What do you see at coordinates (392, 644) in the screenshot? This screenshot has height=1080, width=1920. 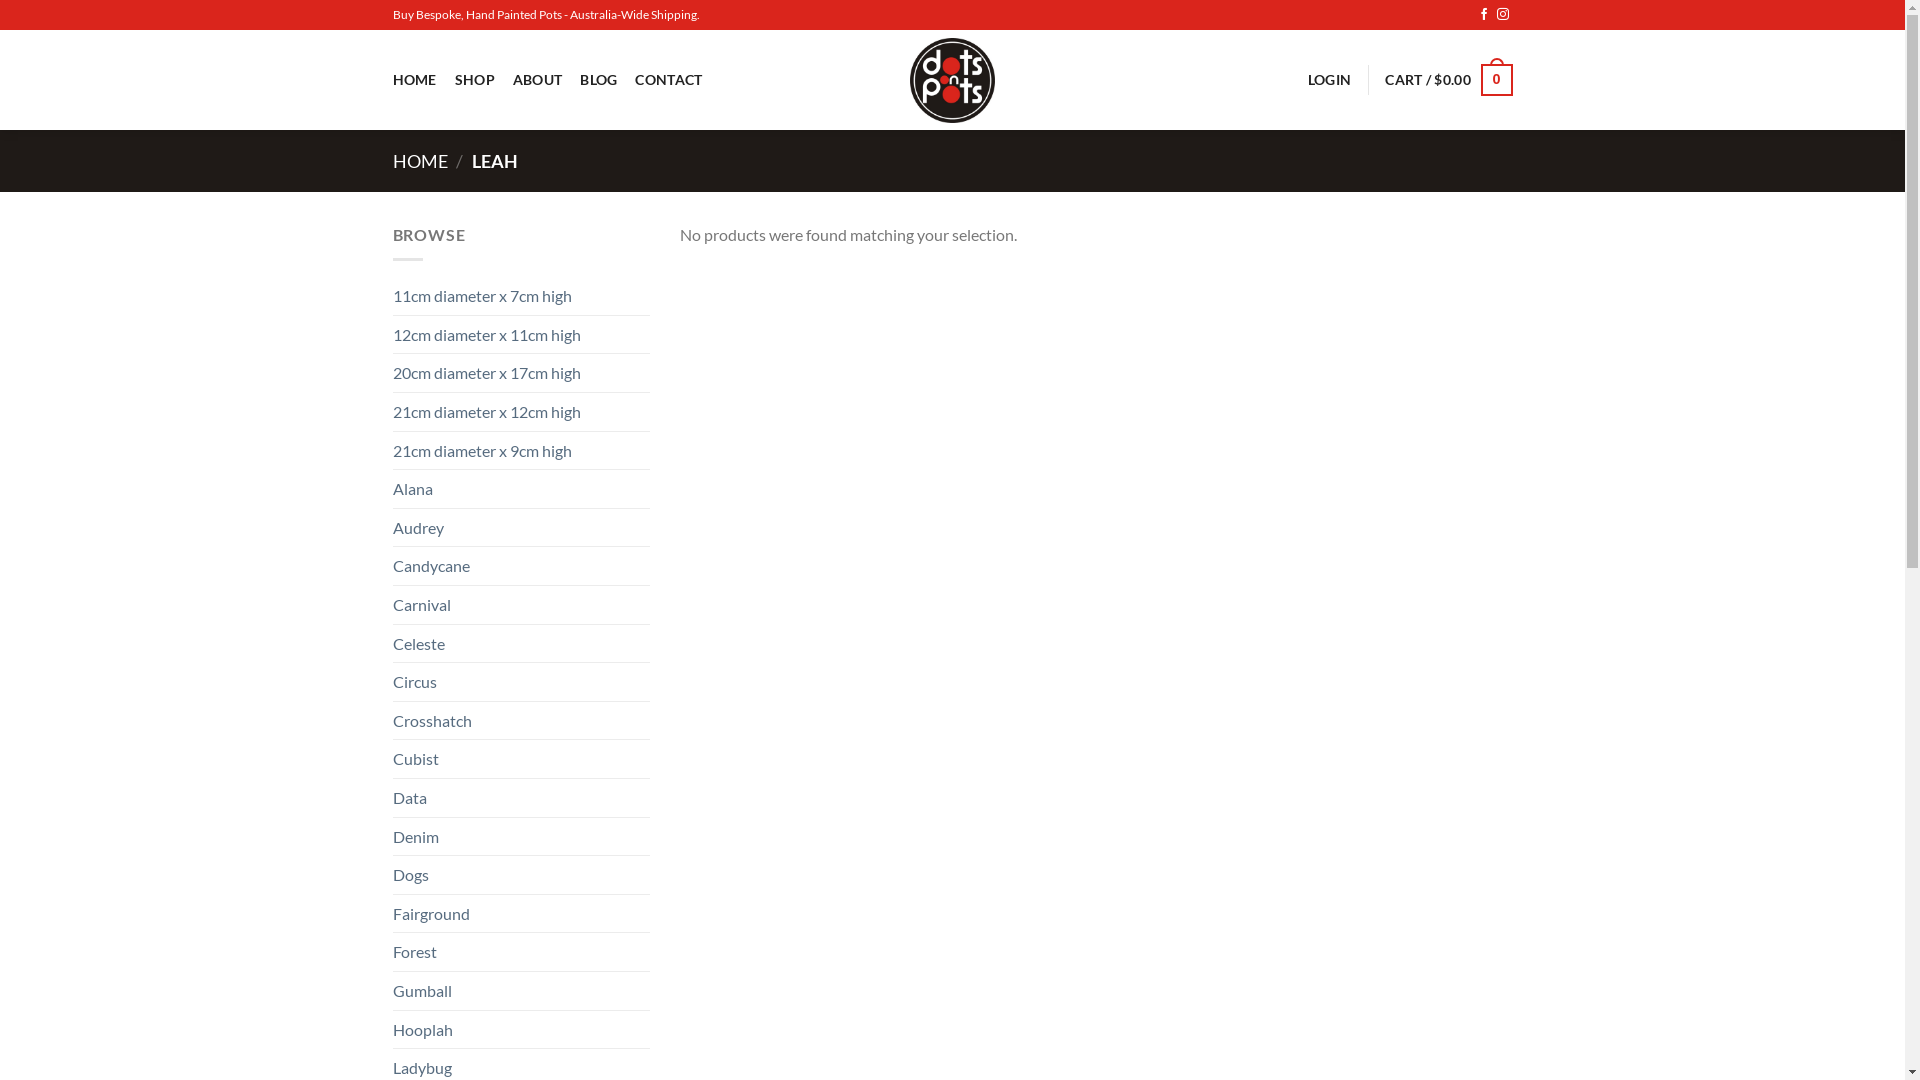 I see `'Celeste'` at bounding box center [392, 644].